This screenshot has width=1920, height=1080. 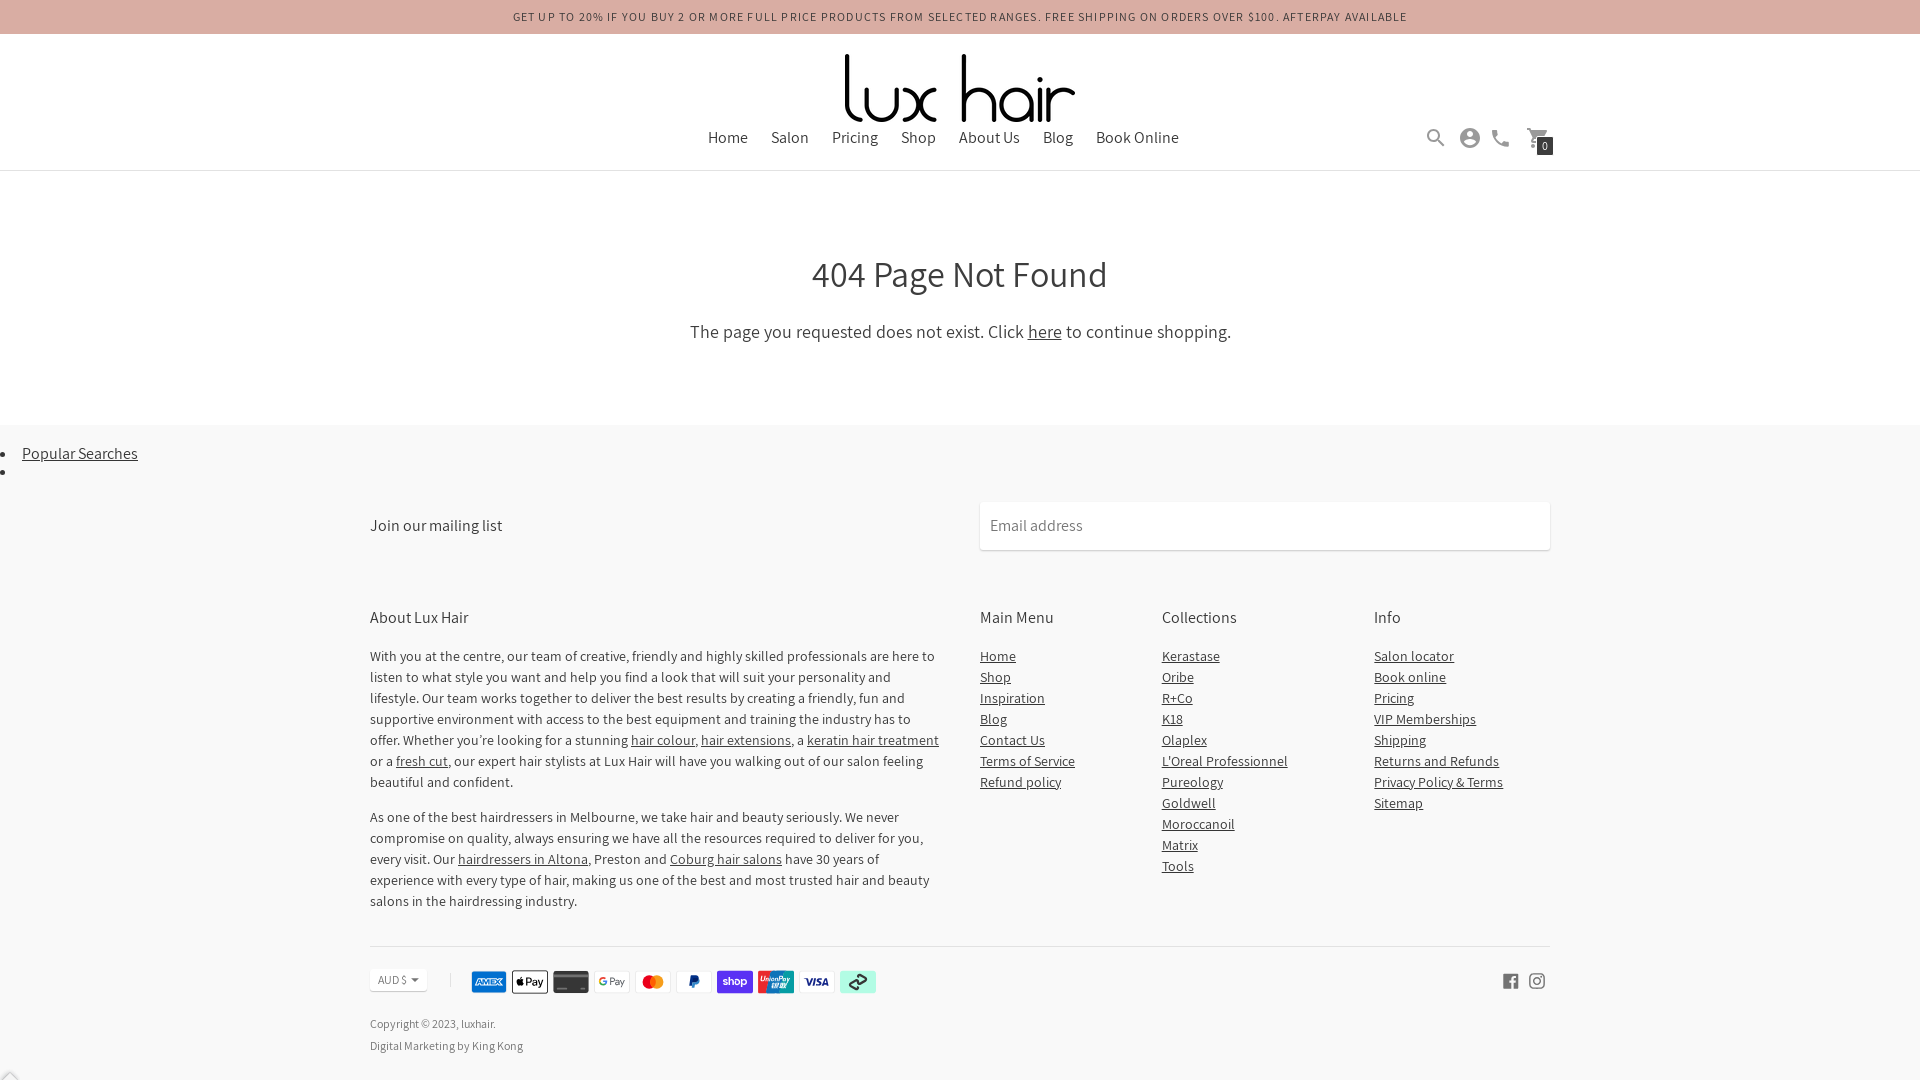 What do you see at coordinates (1437, 781) in the screenshot?
I see `'Privacy Policy & Terms'` at bounding box center [1437, 781].